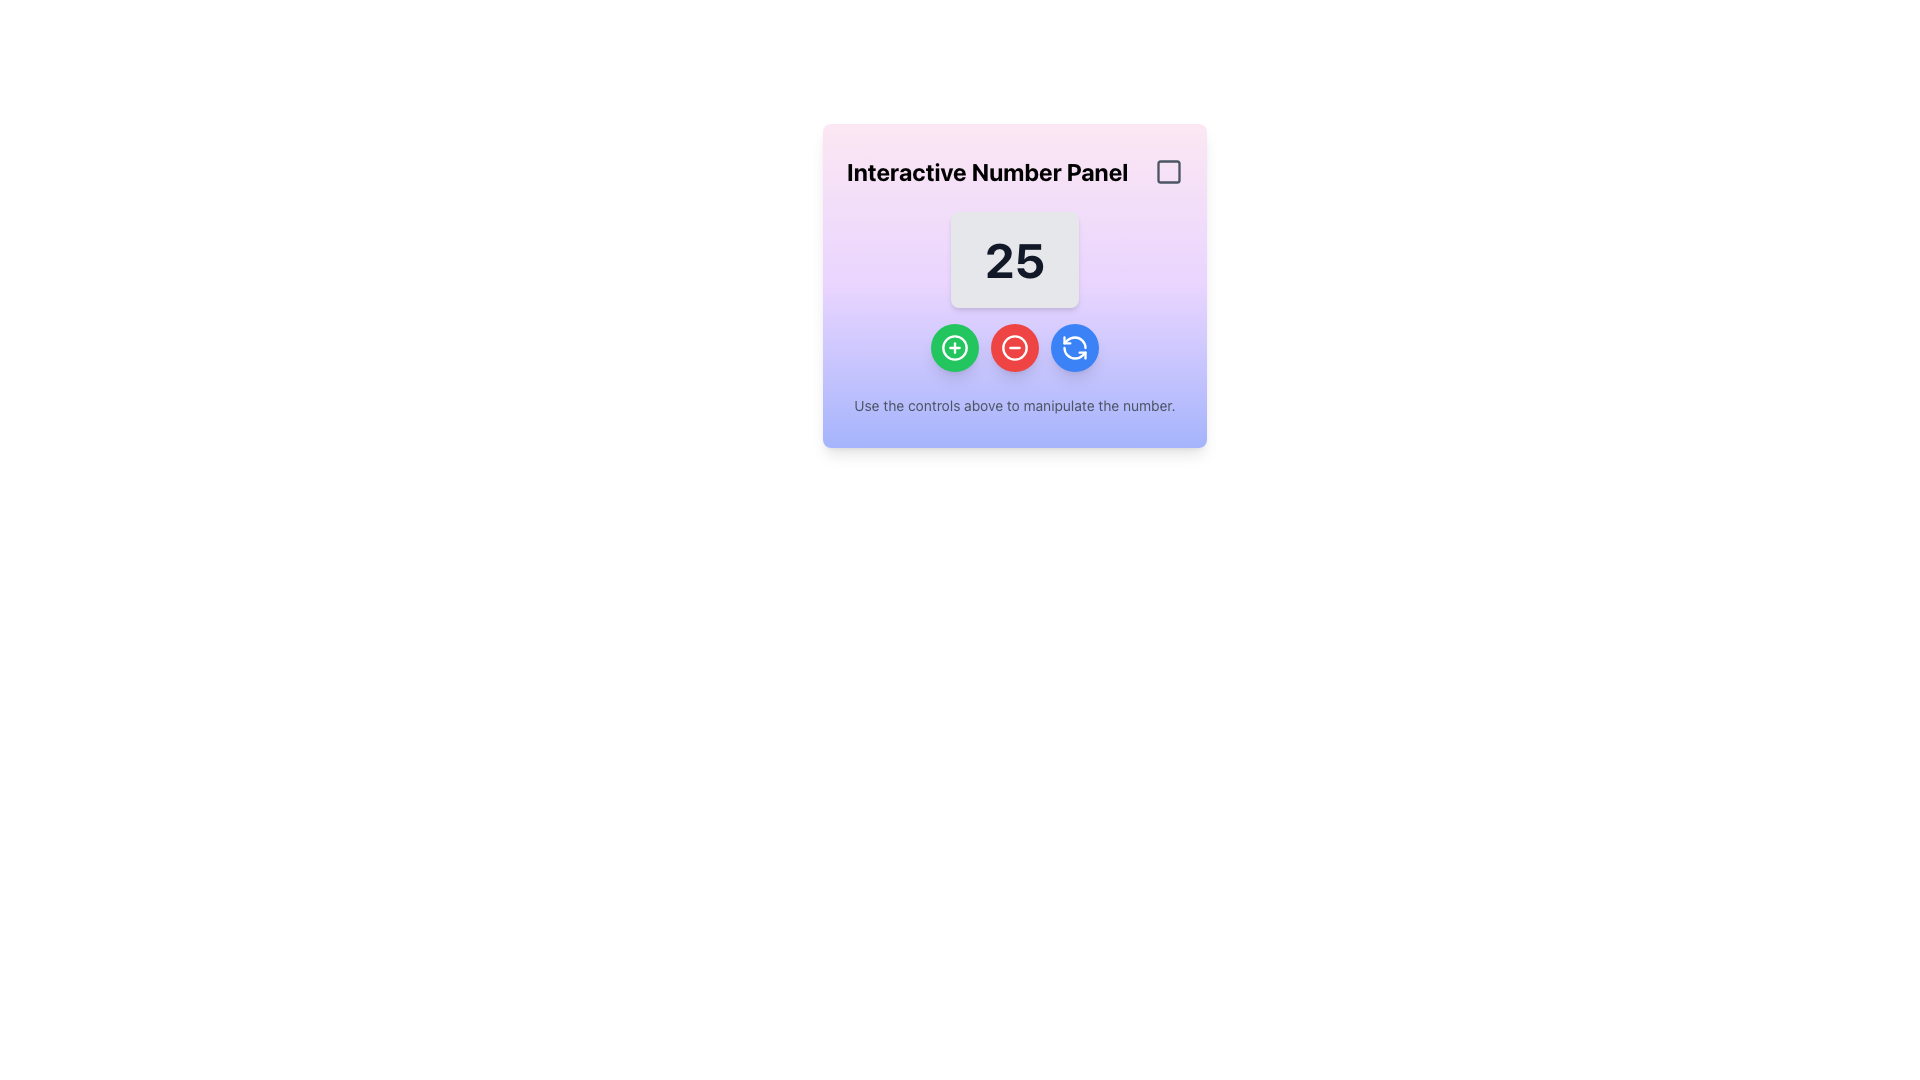 Image resolution: width=1920 pixels, height=1080 pixels. What do you see at coordinates (1014, 405) in the screenshot?
I see `the static informative text located beneath the row of three interactive circular buttons, styled in gray and presented in a small, centered font within a colorful gradient panel` at bounding box center [1014, 405].